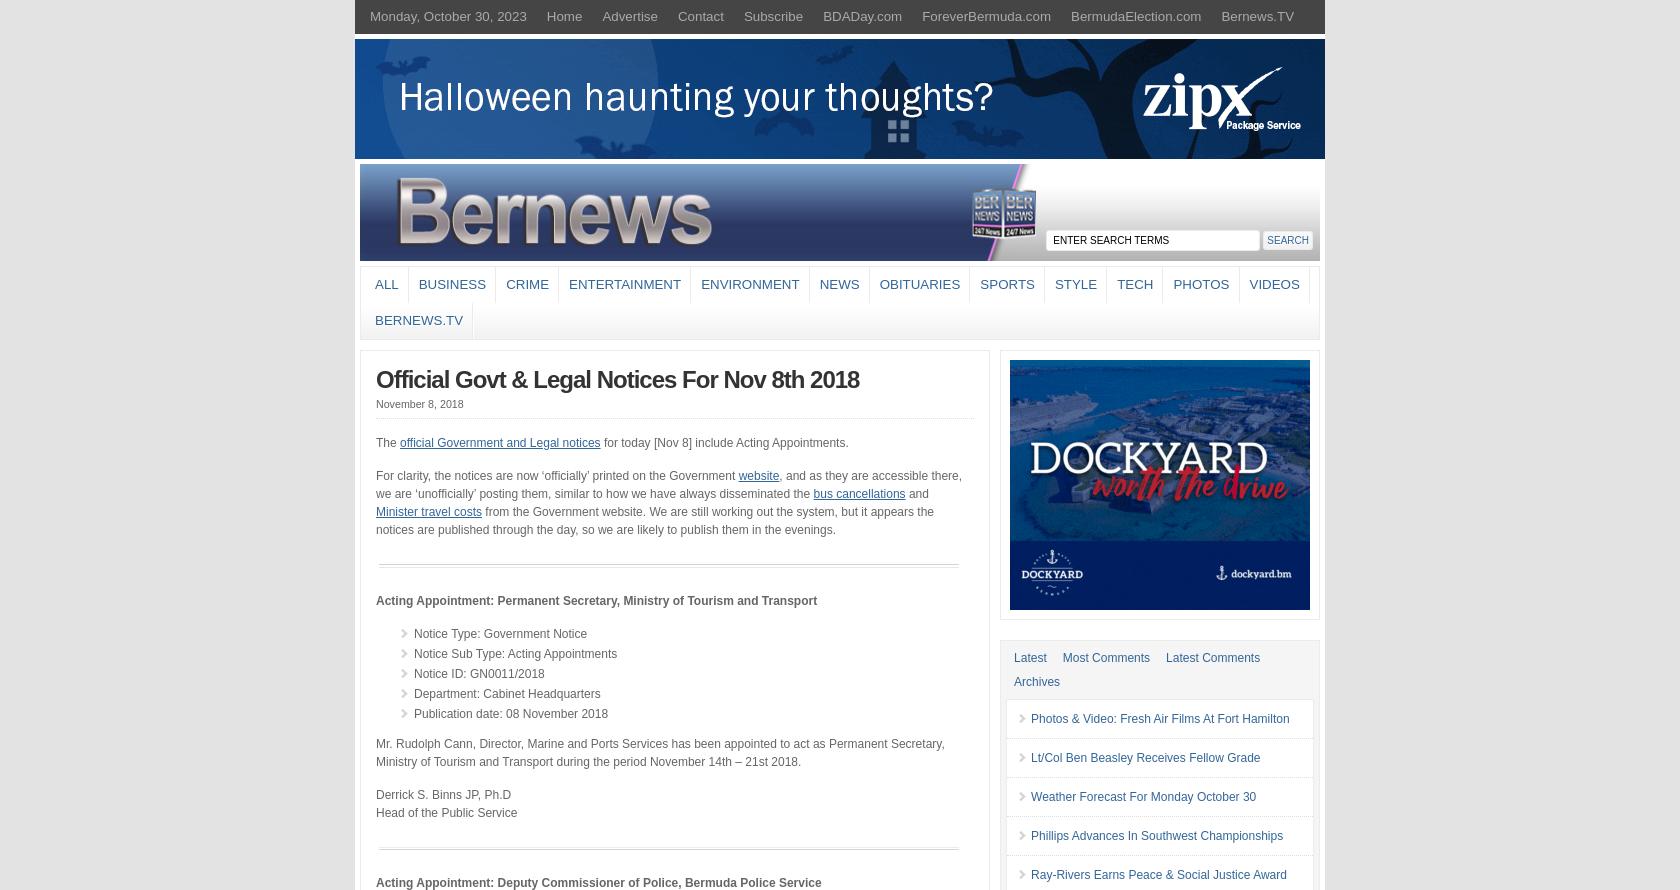 Image resolution: width=1680 pixels, height=890 pixels. Describe the element at coordinates (448, 16) in the screenshot. I see `'Monday, October 30, 2023'` at that location.